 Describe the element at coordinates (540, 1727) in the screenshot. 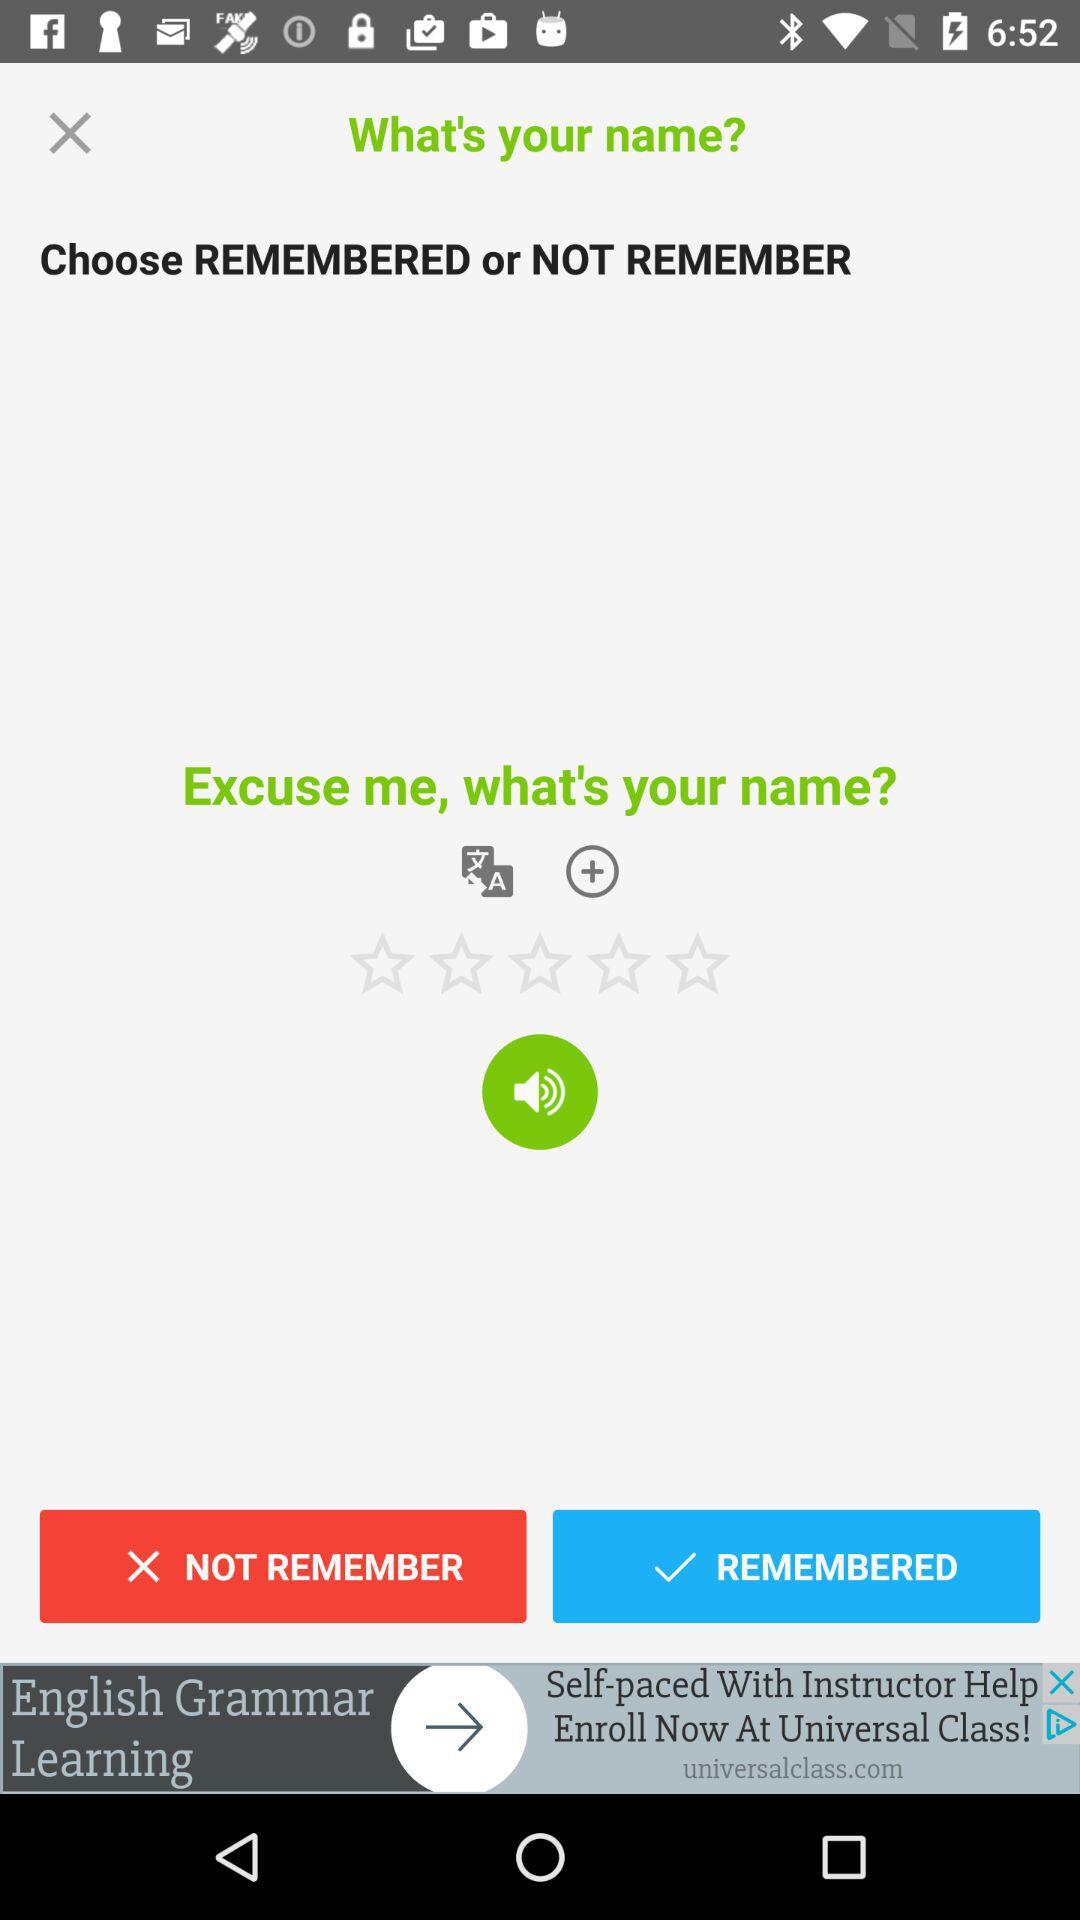

I see `it is an advertisement` at that location.